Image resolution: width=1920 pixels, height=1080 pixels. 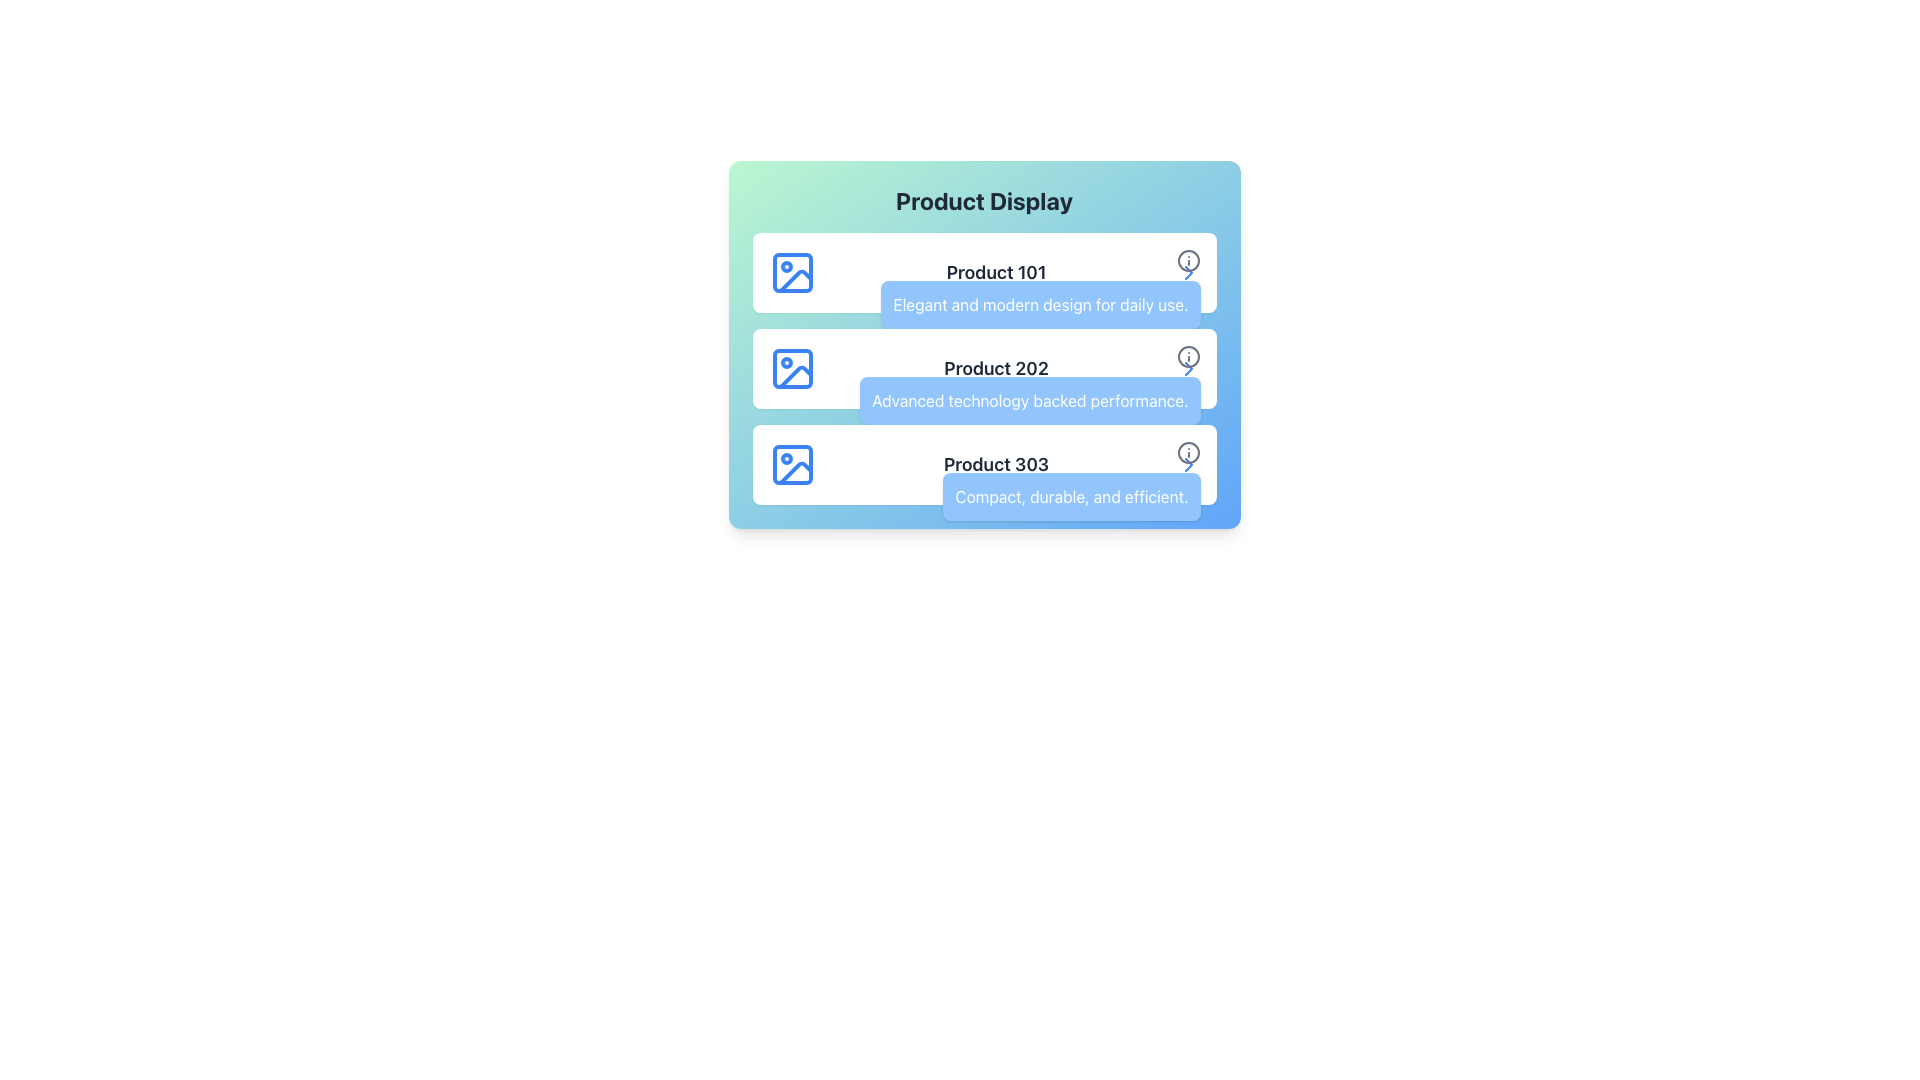 I want to click on the circular outline of the SVG icon located at the far right of the 'Product 101' row, so click(x=1188, y=260).